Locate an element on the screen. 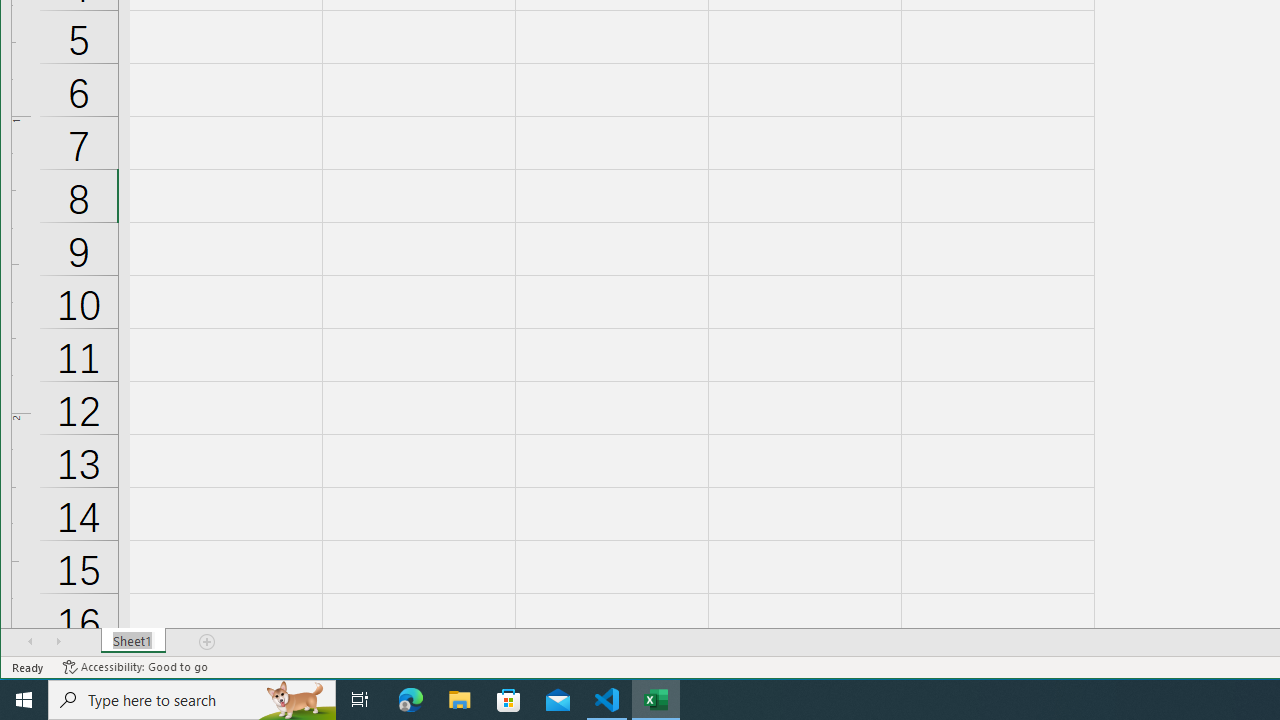  'Scroll Right' is located at coordinates (58, 641).